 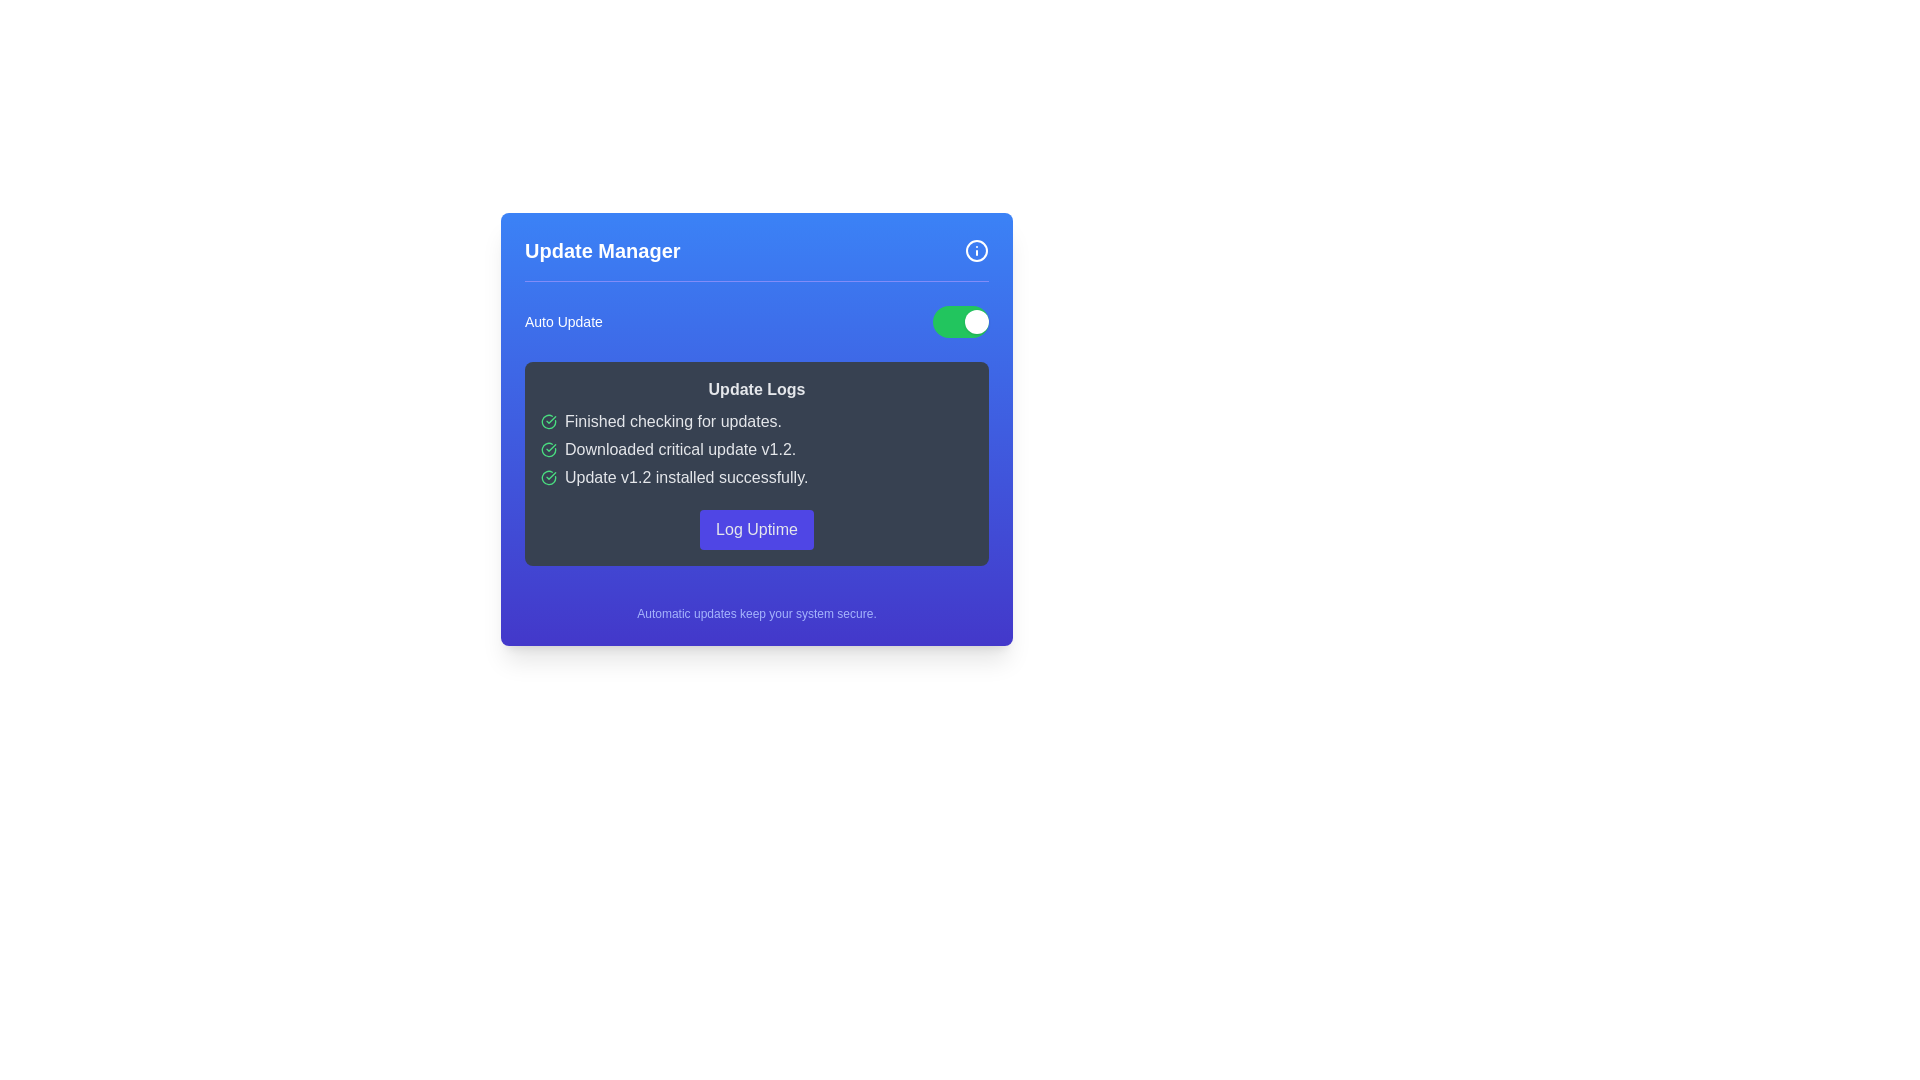 I want to click on the informational static text label about automatic updates located at the bottom edge of the update manager interface, directly below the 'Log Uptime' button, so click(x=756, y=612).